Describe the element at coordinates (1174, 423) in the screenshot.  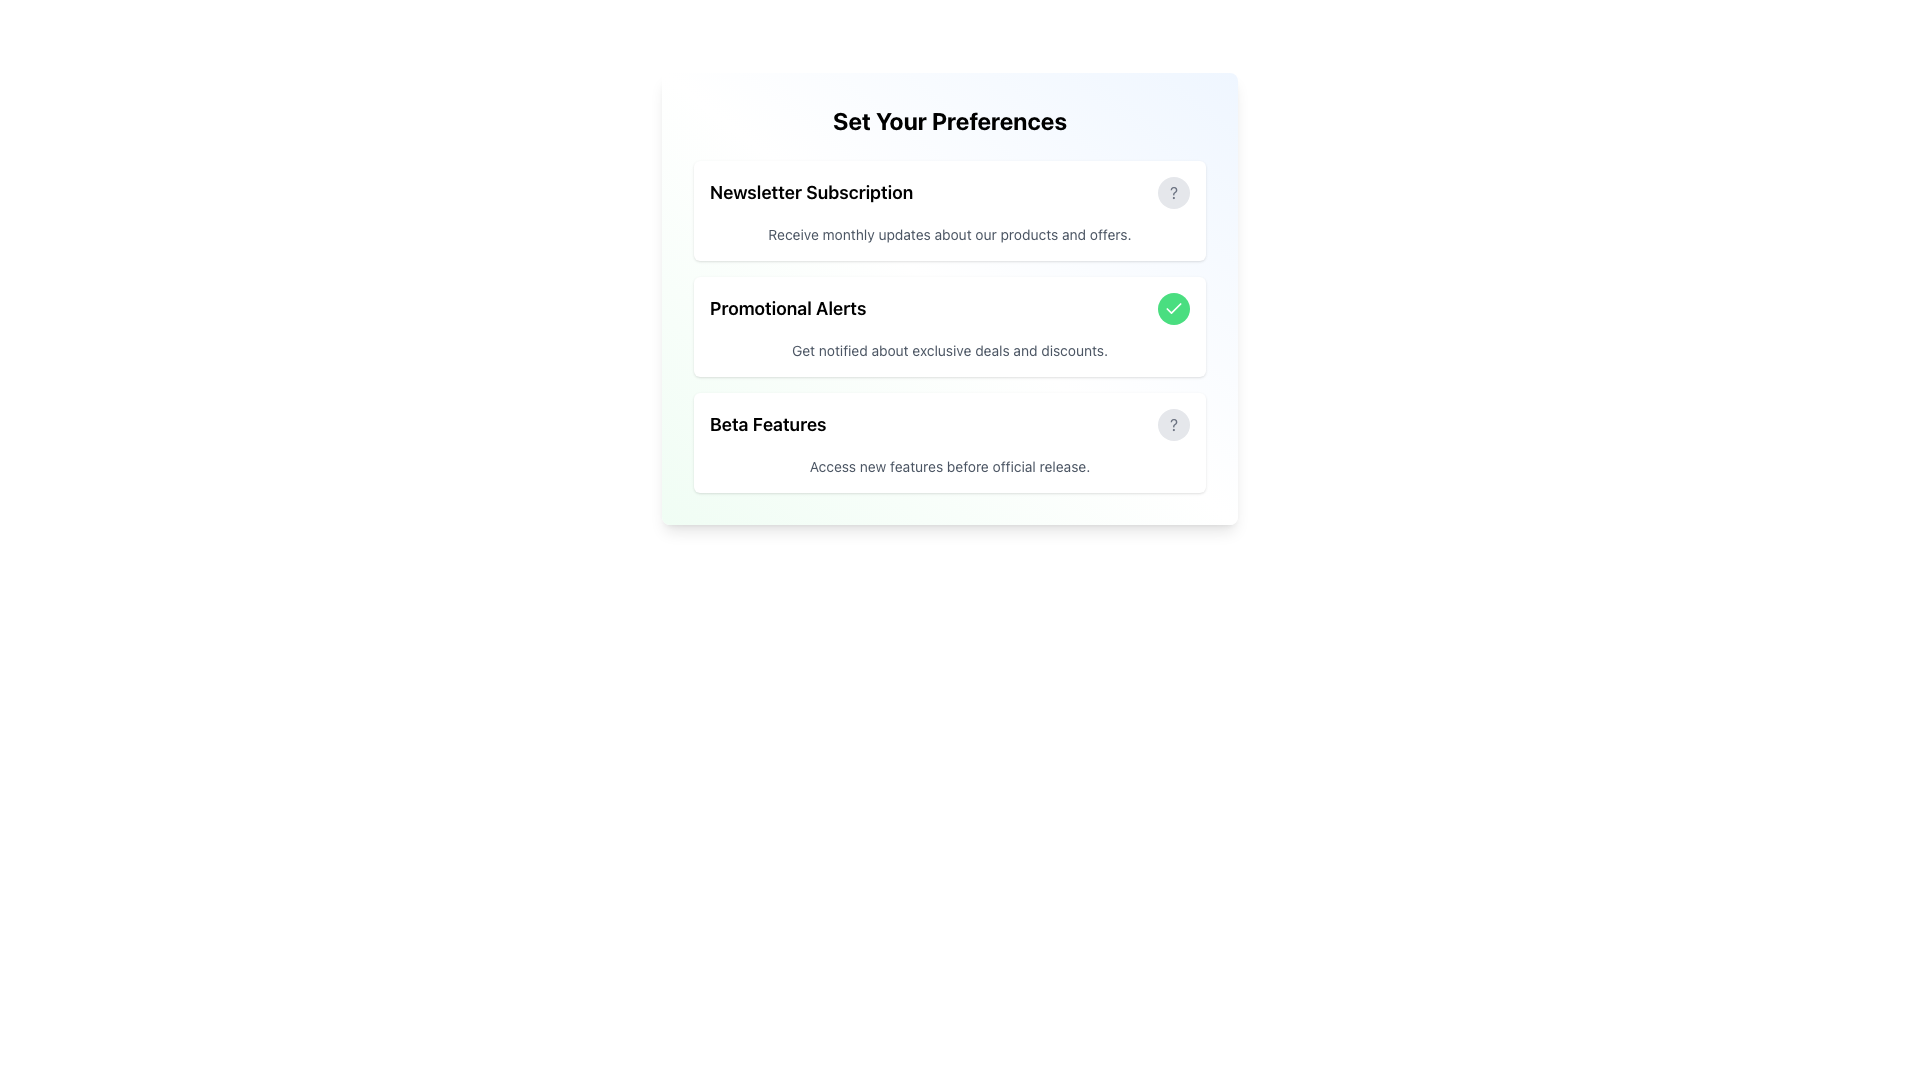
I see `the circular help button with a '?' icon located in the lower-right corner of the 'Beta Features' section` at that location.